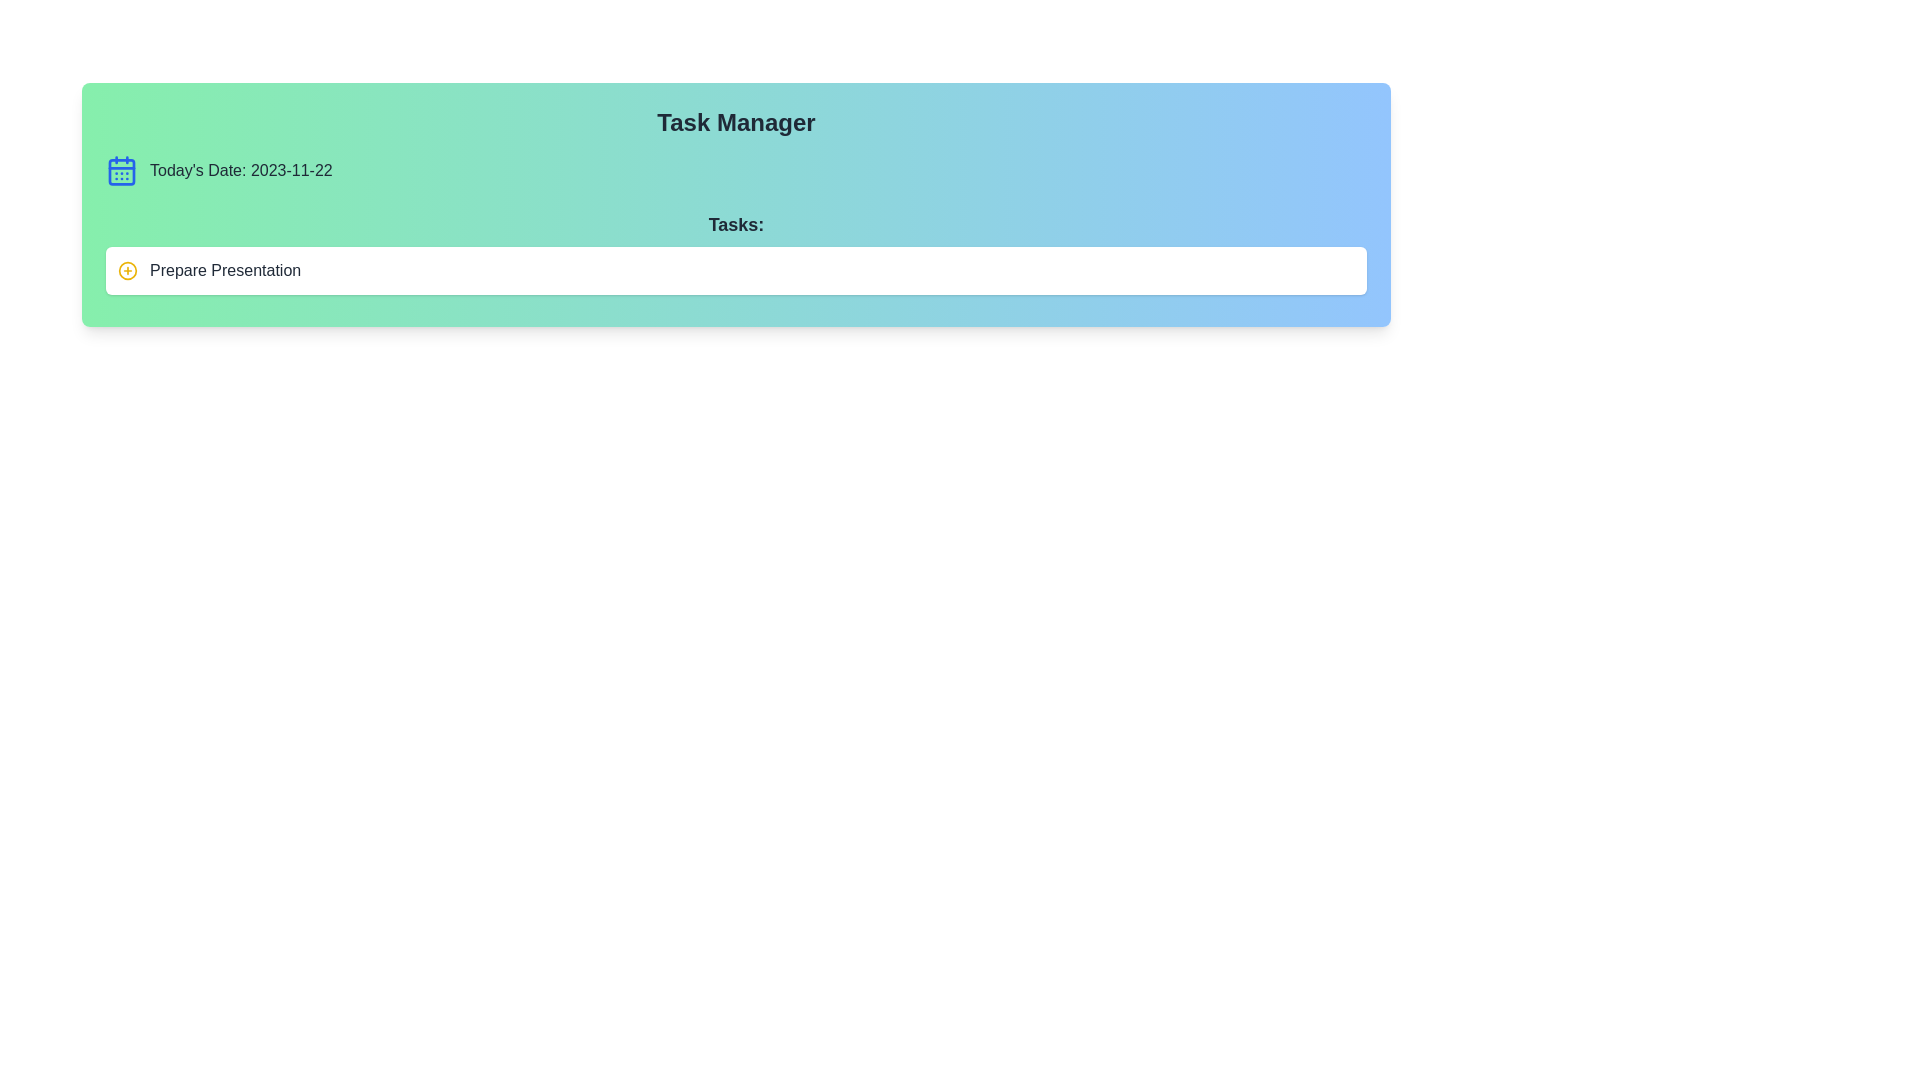 The image size is (1920, 1080). What do you see at coordinates (225, 270) in the screenshot?
I see `the text label displaying 'Prepare Presentation', which is a bold, sans-serif font in black, located inside a white panel with rounded corners next to a circular yellow '+' icon` at bounding box center [225, 270].